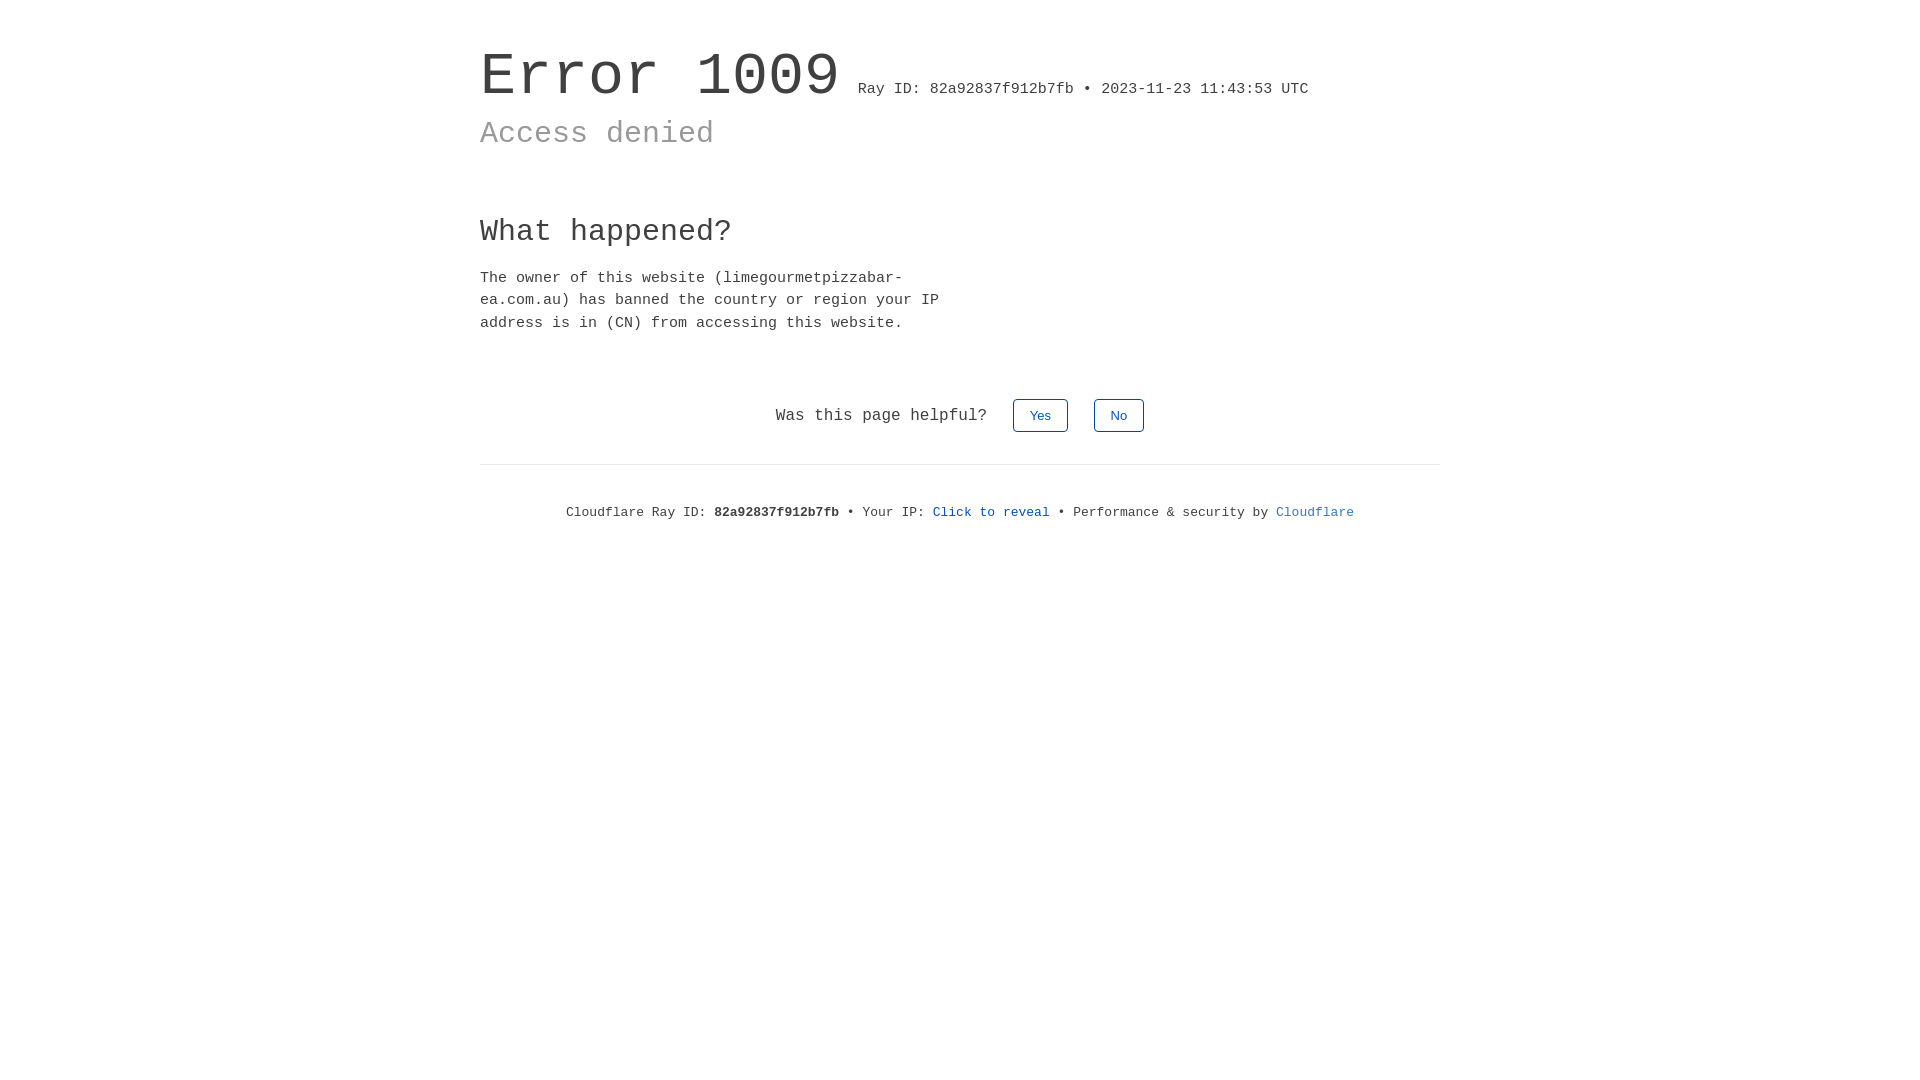 The image size is (1920, 1080). I want to click on 'No', so click(1118, 414).